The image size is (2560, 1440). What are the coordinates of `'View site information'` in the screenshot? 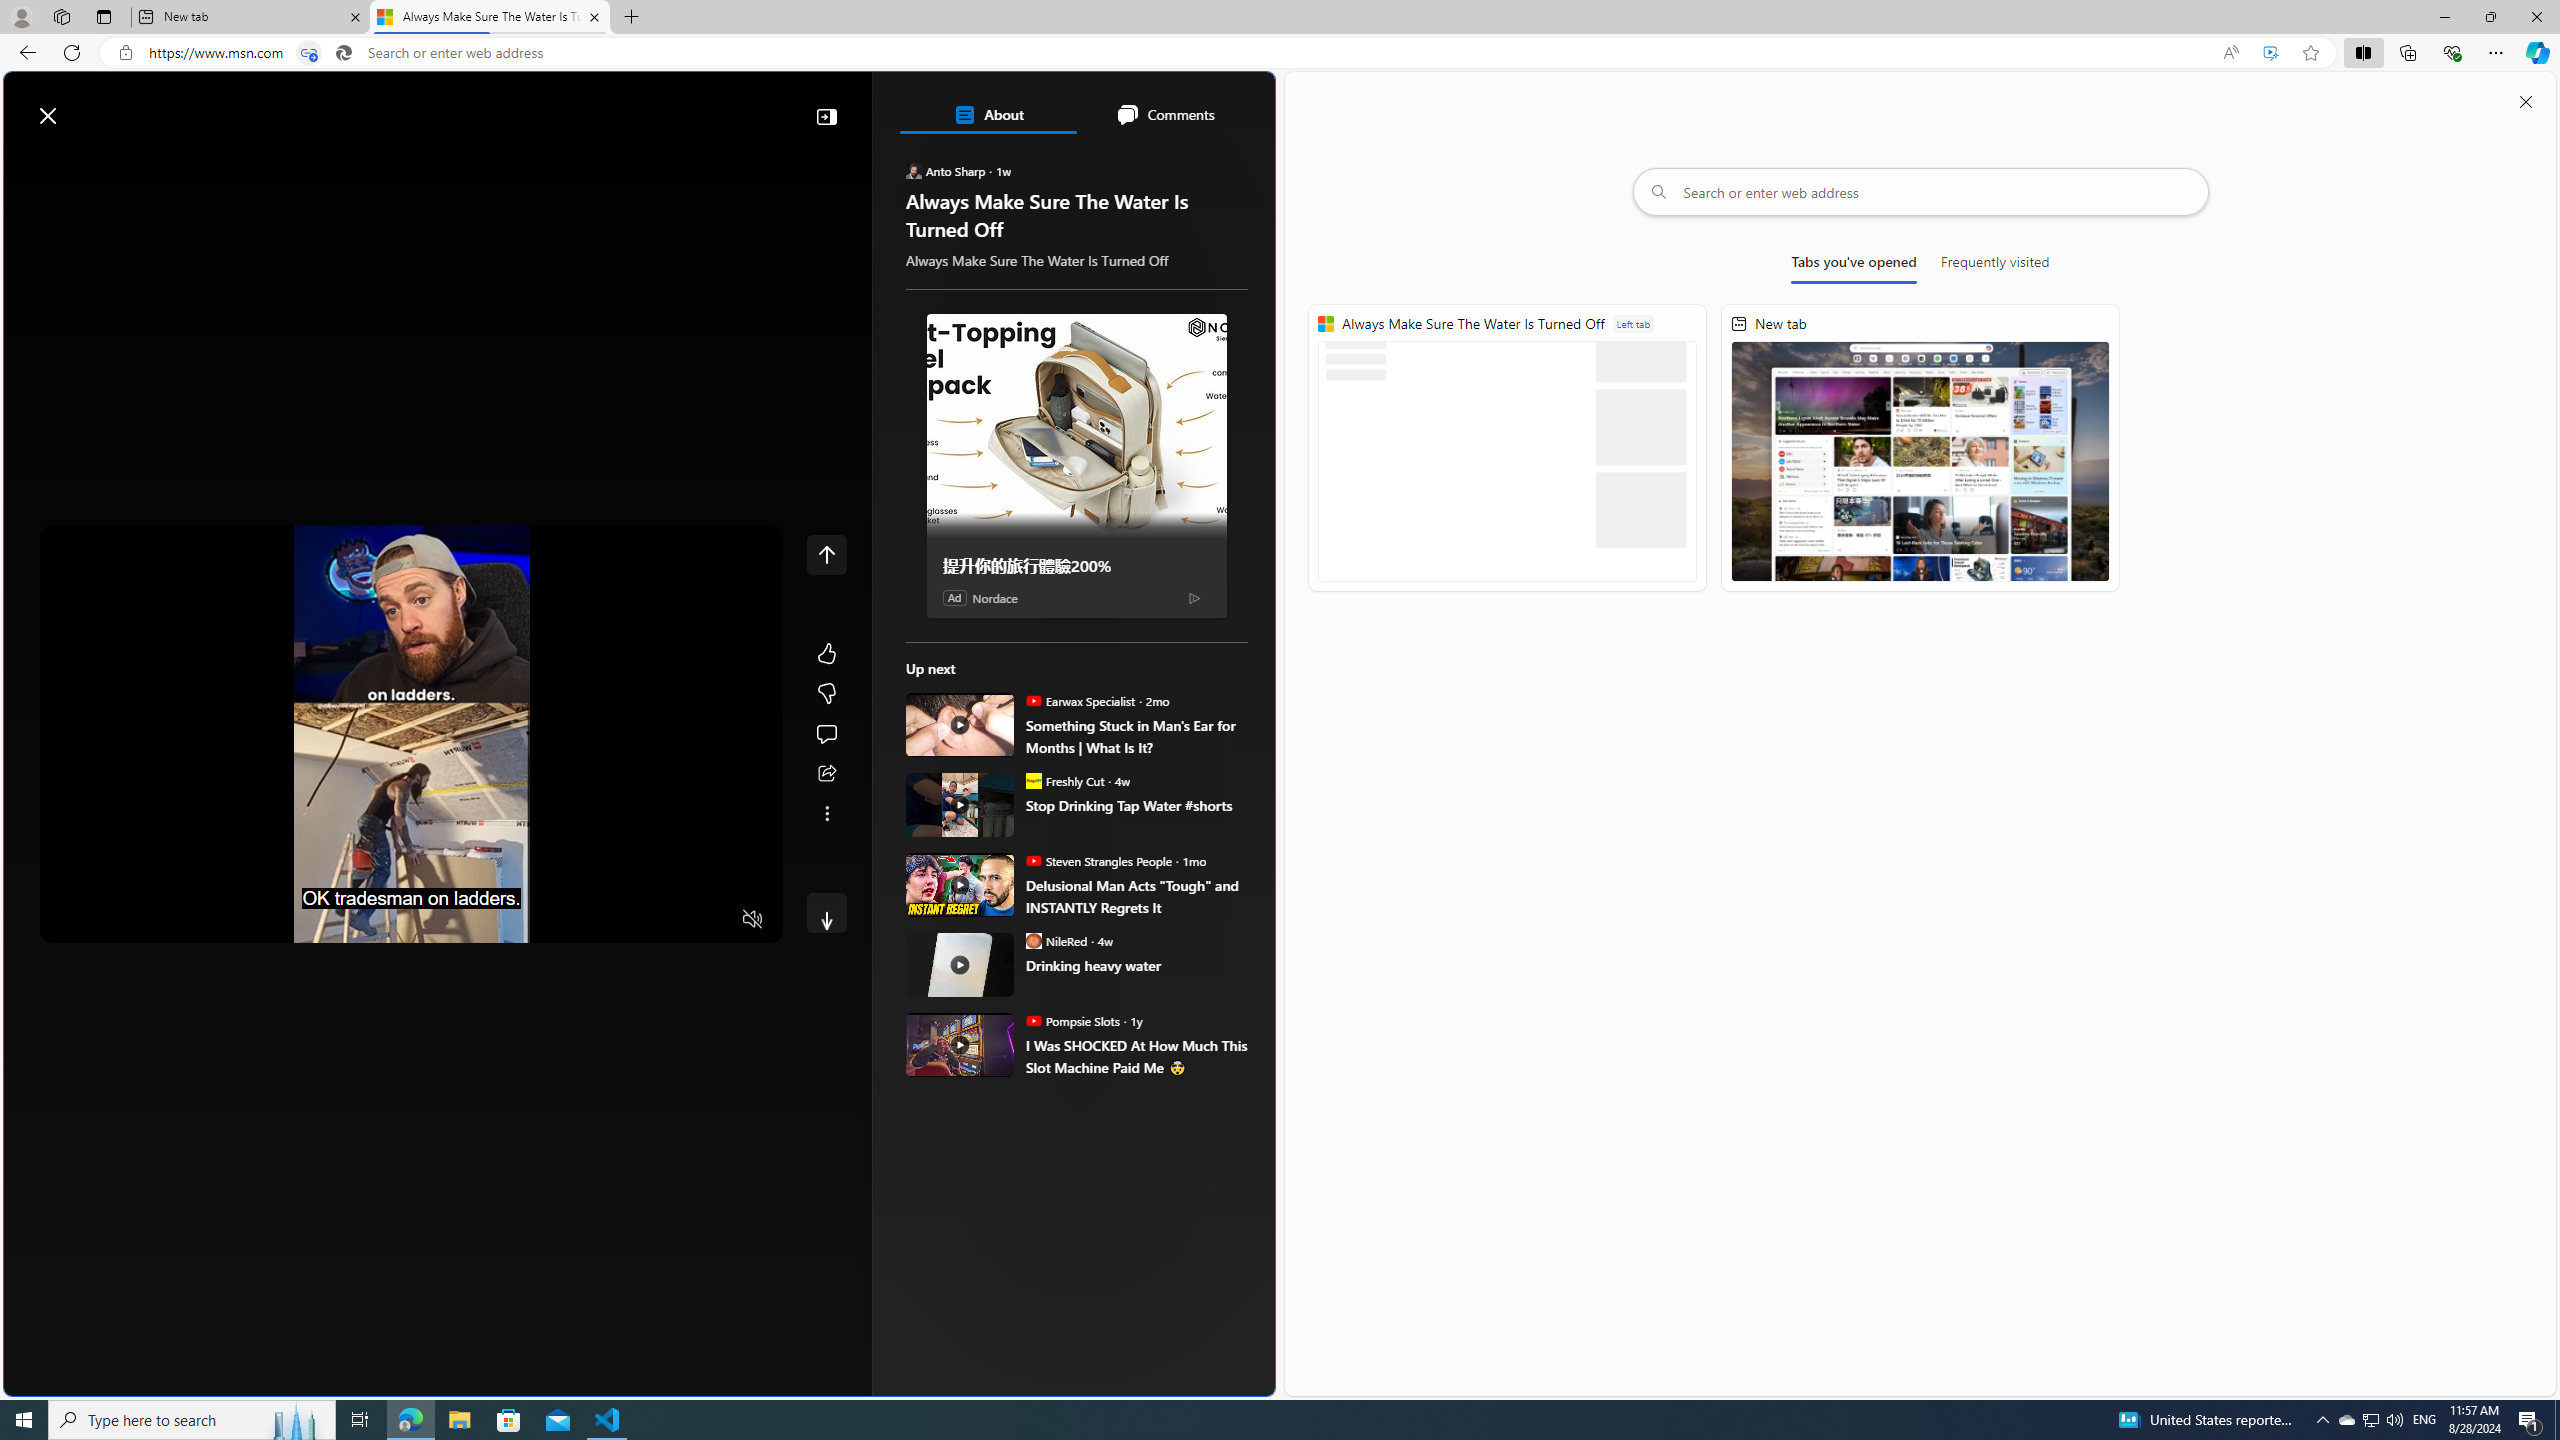 It's located at (125, 53).